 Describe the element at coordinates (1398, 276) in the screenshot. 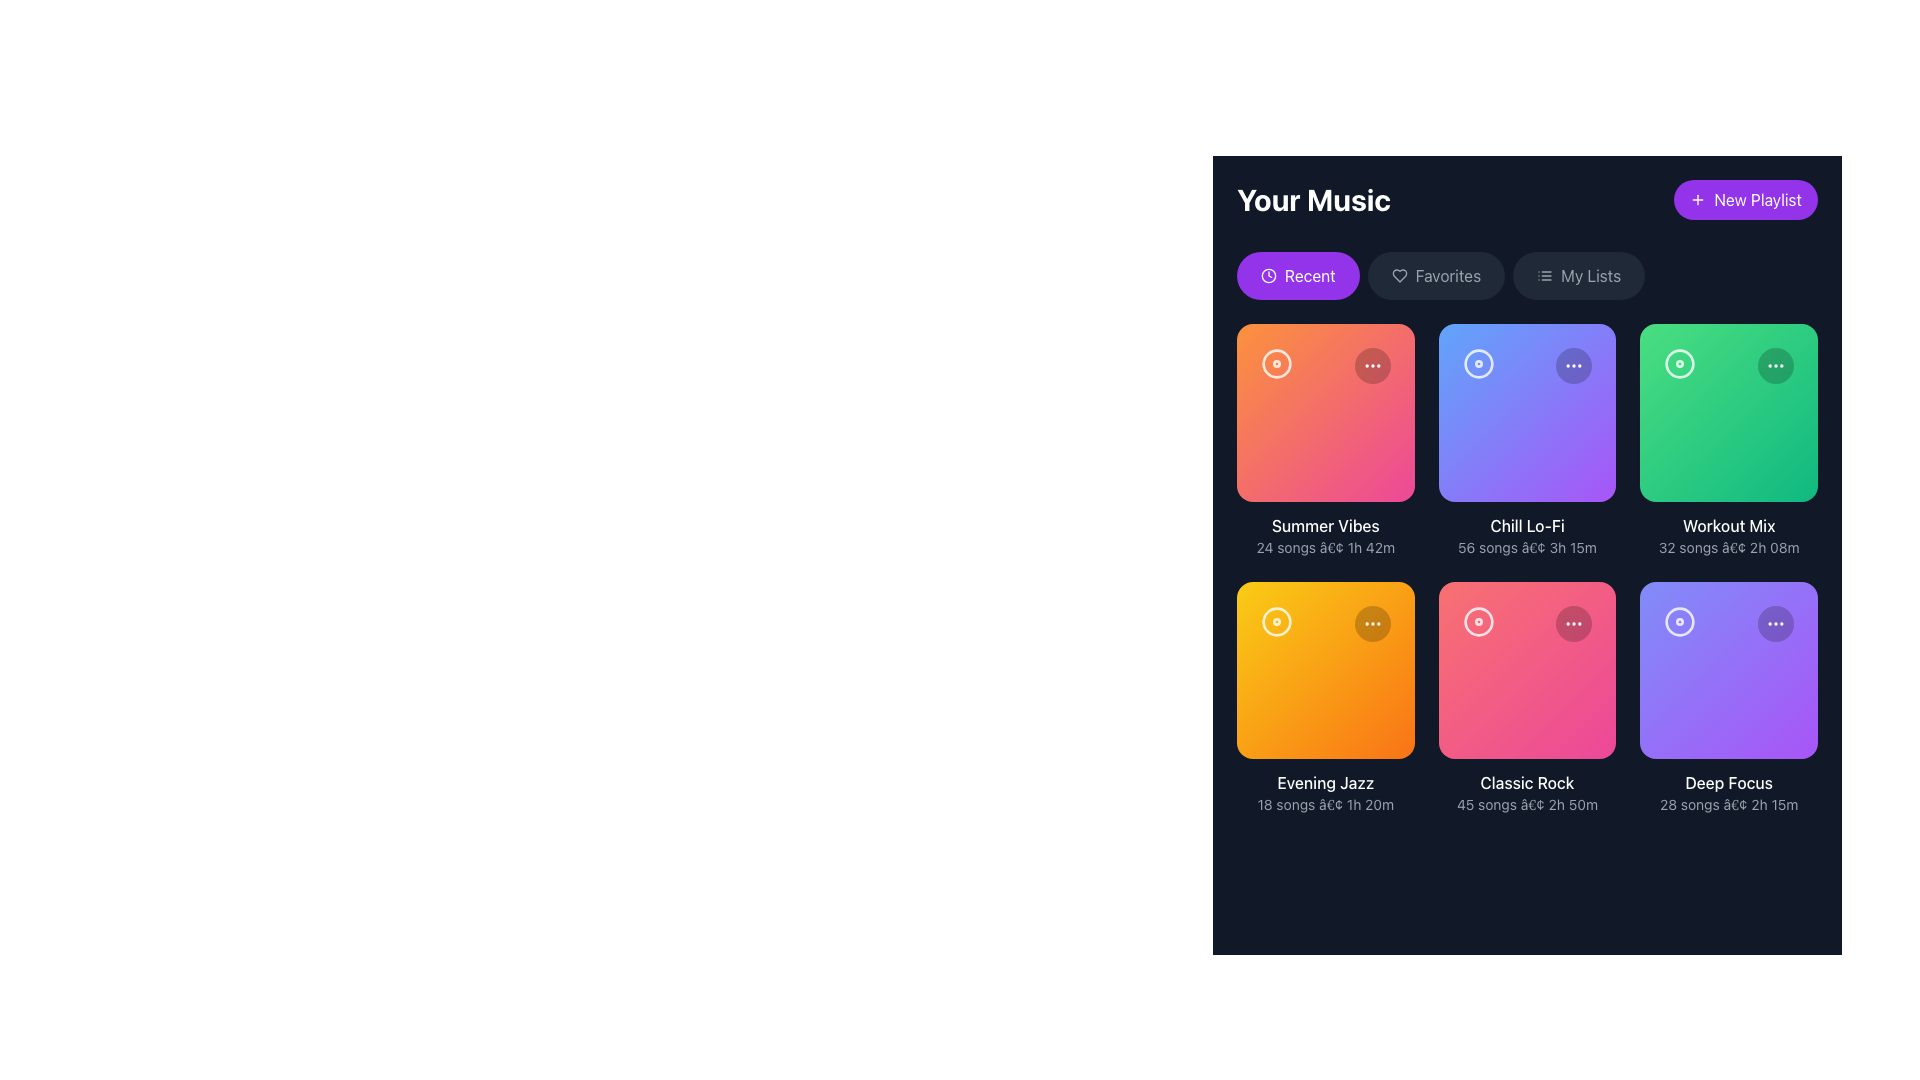

I see `the heart-shaped button icon located in the 'Favorites' section at the top center of the user interface` at that location.